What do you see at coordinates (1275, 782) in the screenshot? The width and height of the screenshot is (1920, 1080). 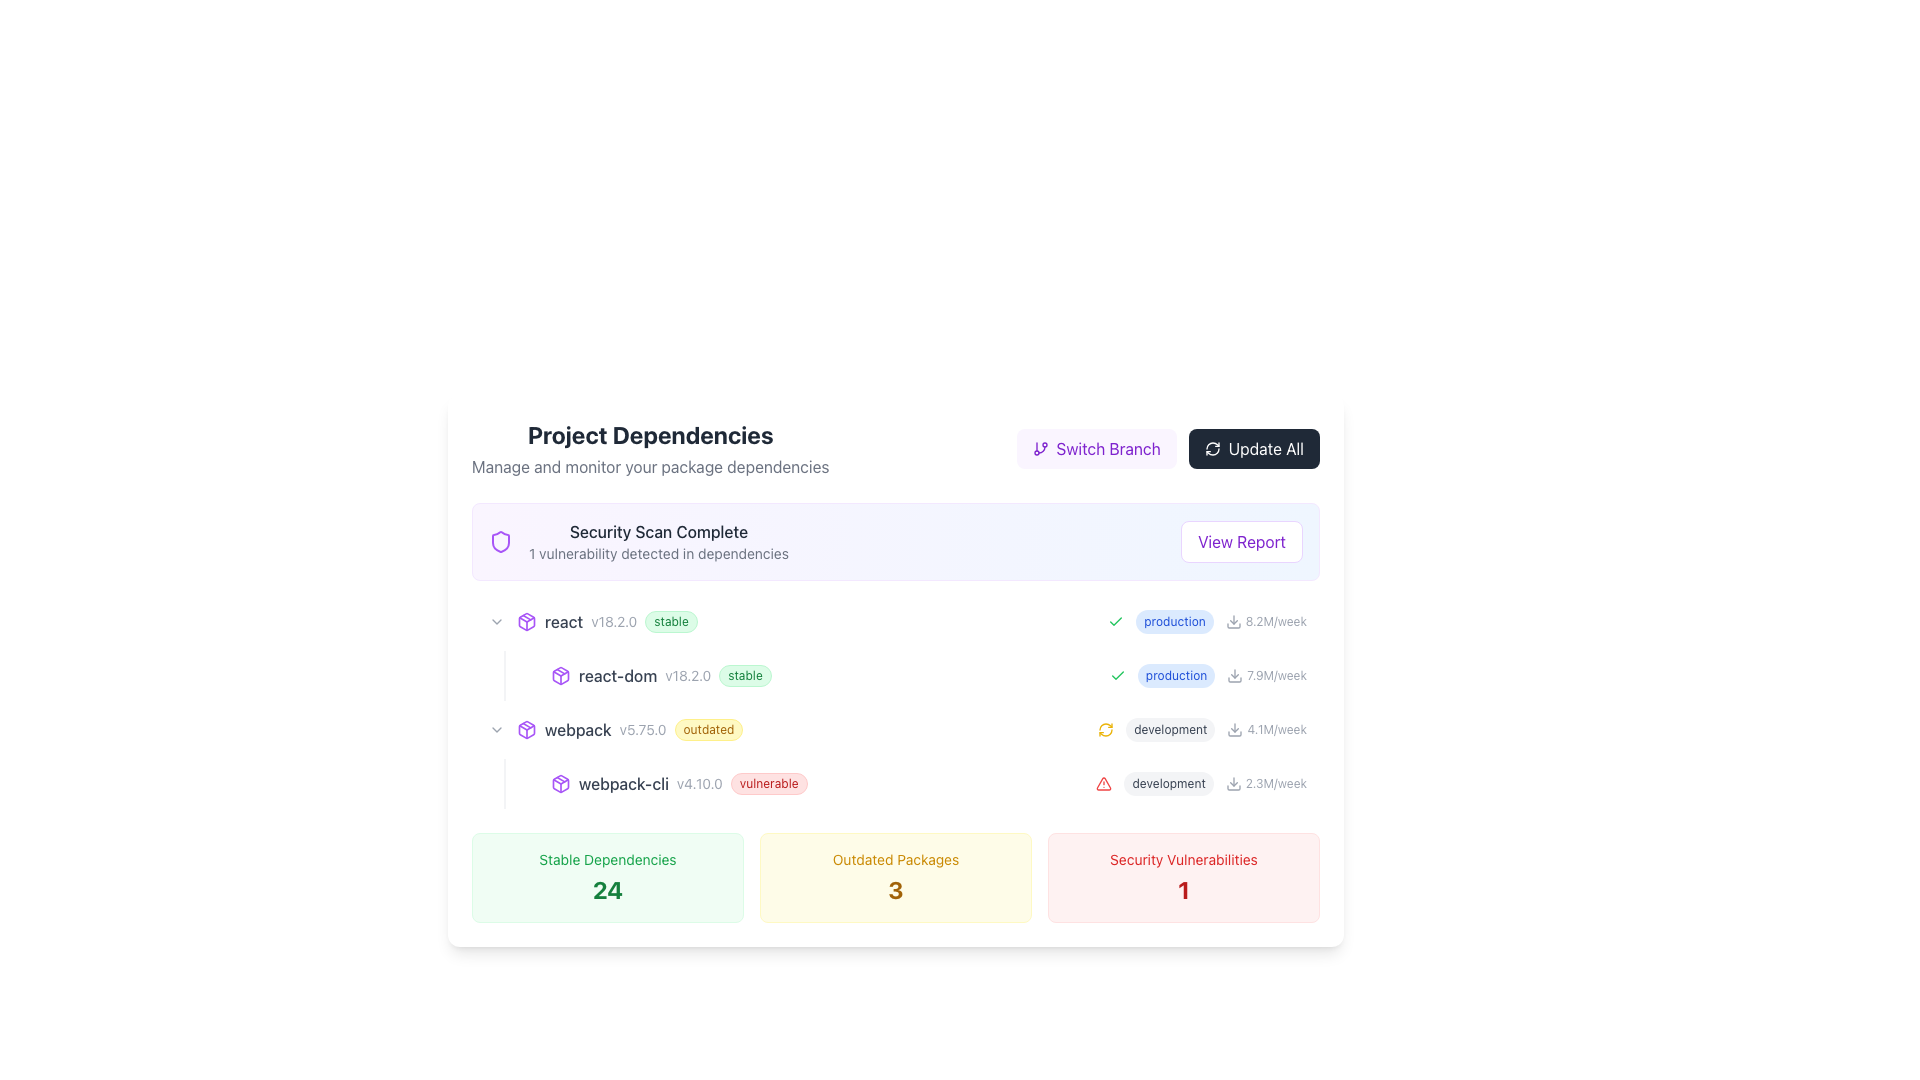 I see `download frequency information of the 'webpack-cli' dependency from the text label located in the 'Project Dependencies' section, which is positioned next to a download icon and under the 'webpack-cli' entry marked as 'vulnerable'` at bounding box center [1275, 782].